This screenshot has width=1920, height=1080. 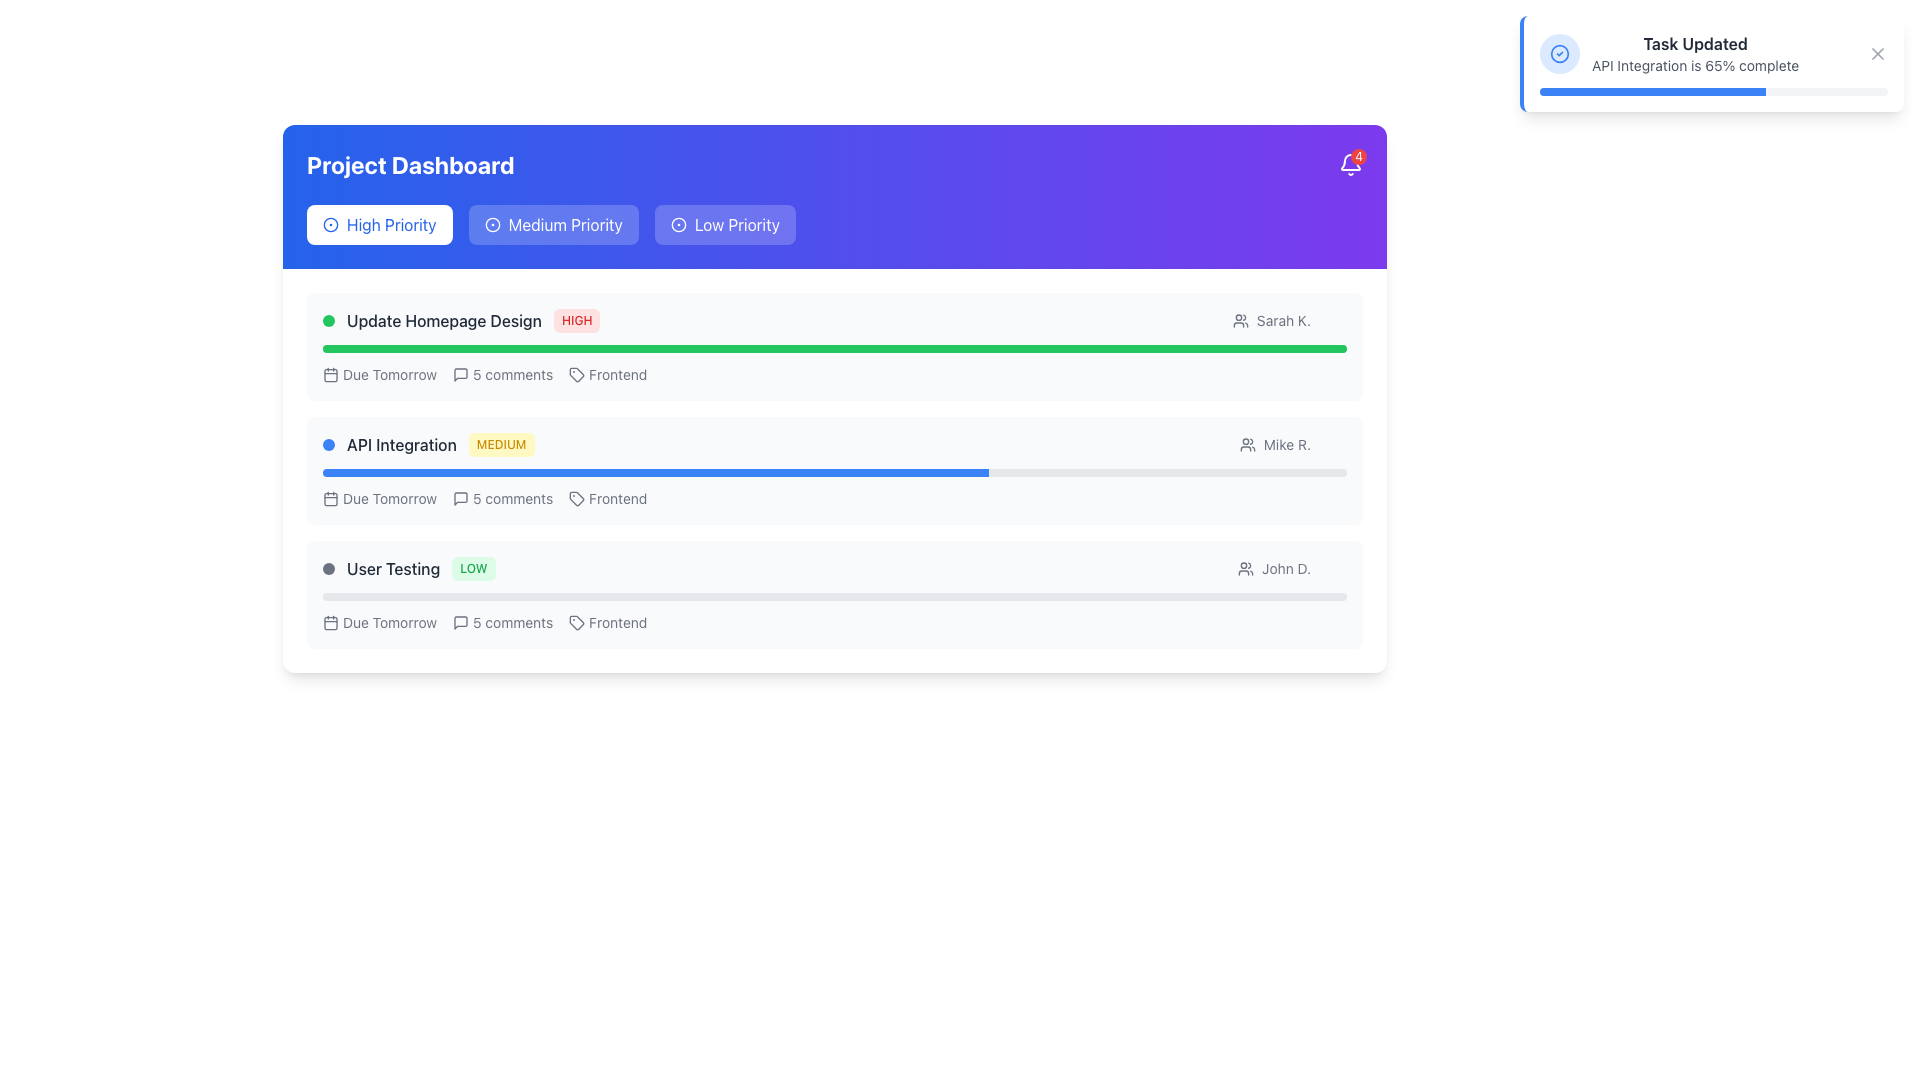 I want to click on the text label displaying 'Sarah K.' which is styled in small font and located next to a user icon on the task board interface, so click(x=1283, y=319).